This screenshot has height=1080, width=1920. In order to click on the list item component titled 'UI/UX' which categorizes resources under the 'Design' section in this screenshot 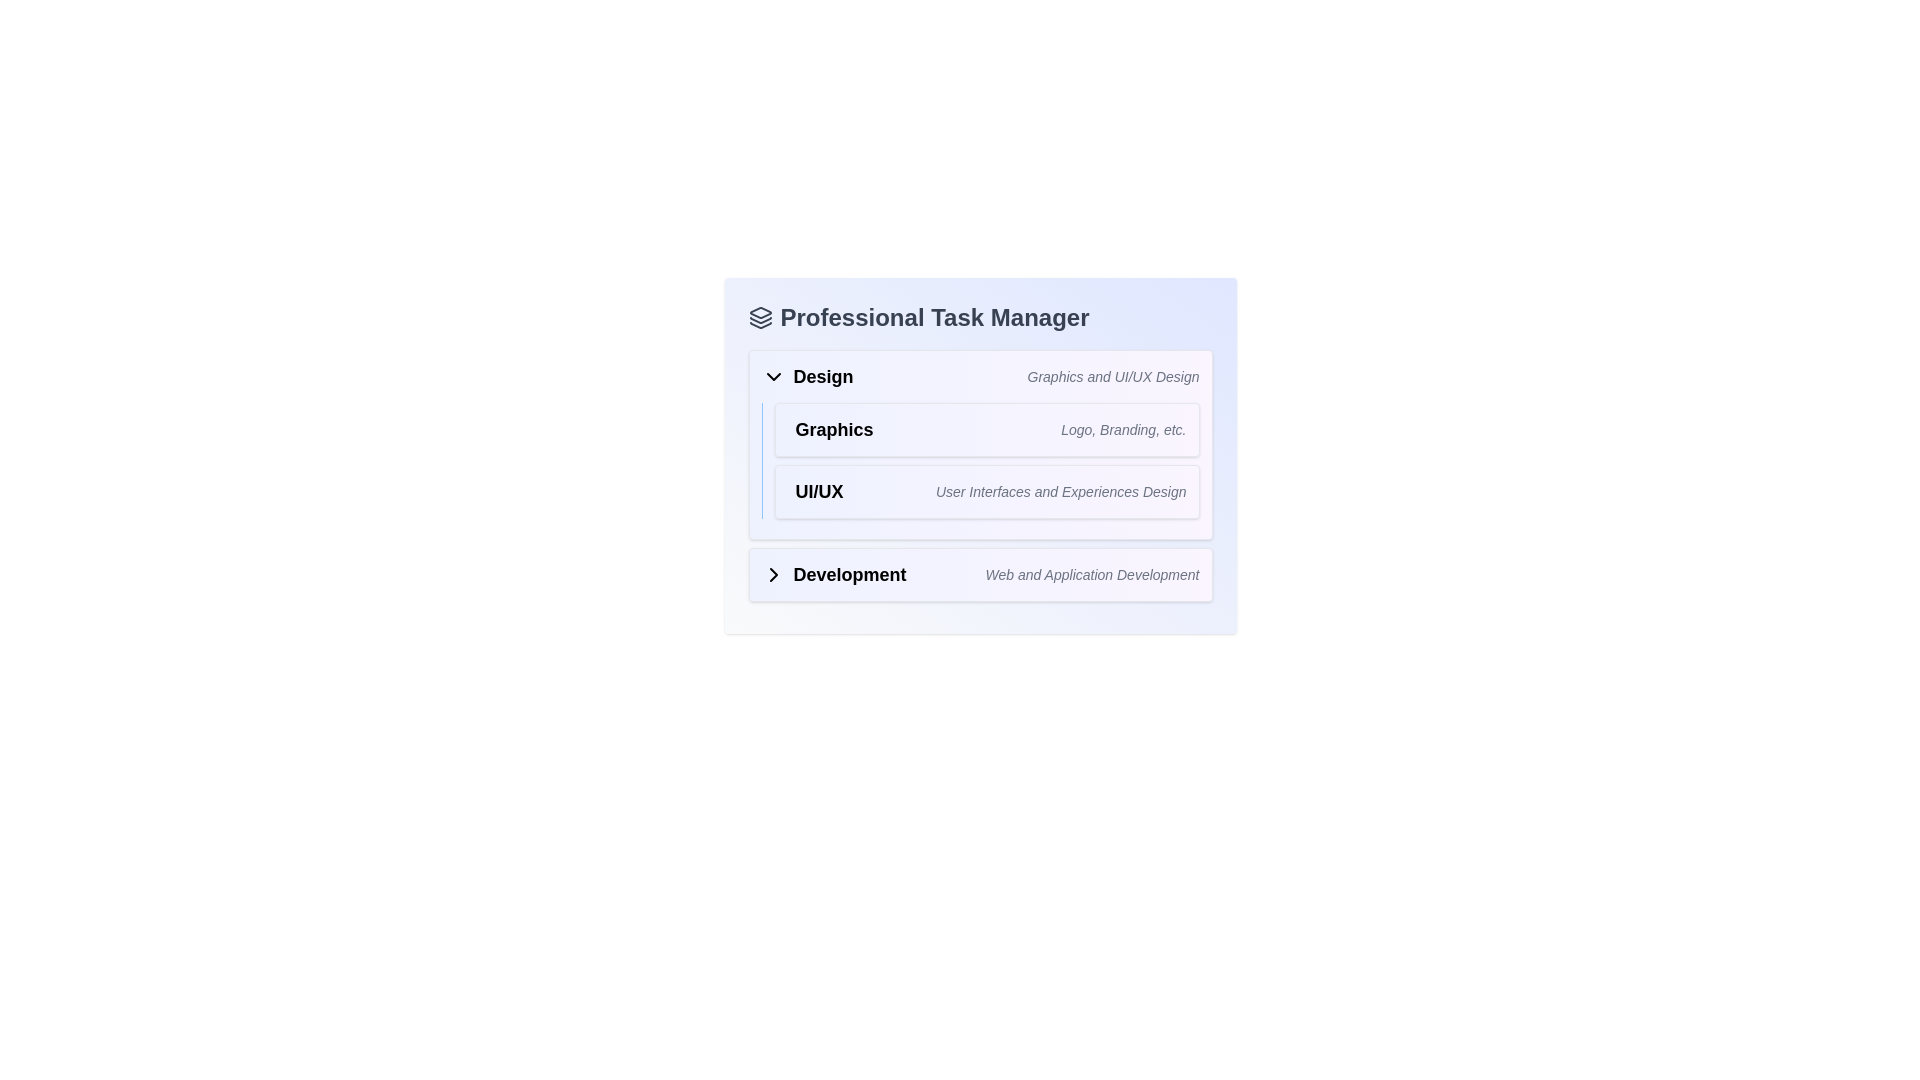, I will do `click(987, 492)`.